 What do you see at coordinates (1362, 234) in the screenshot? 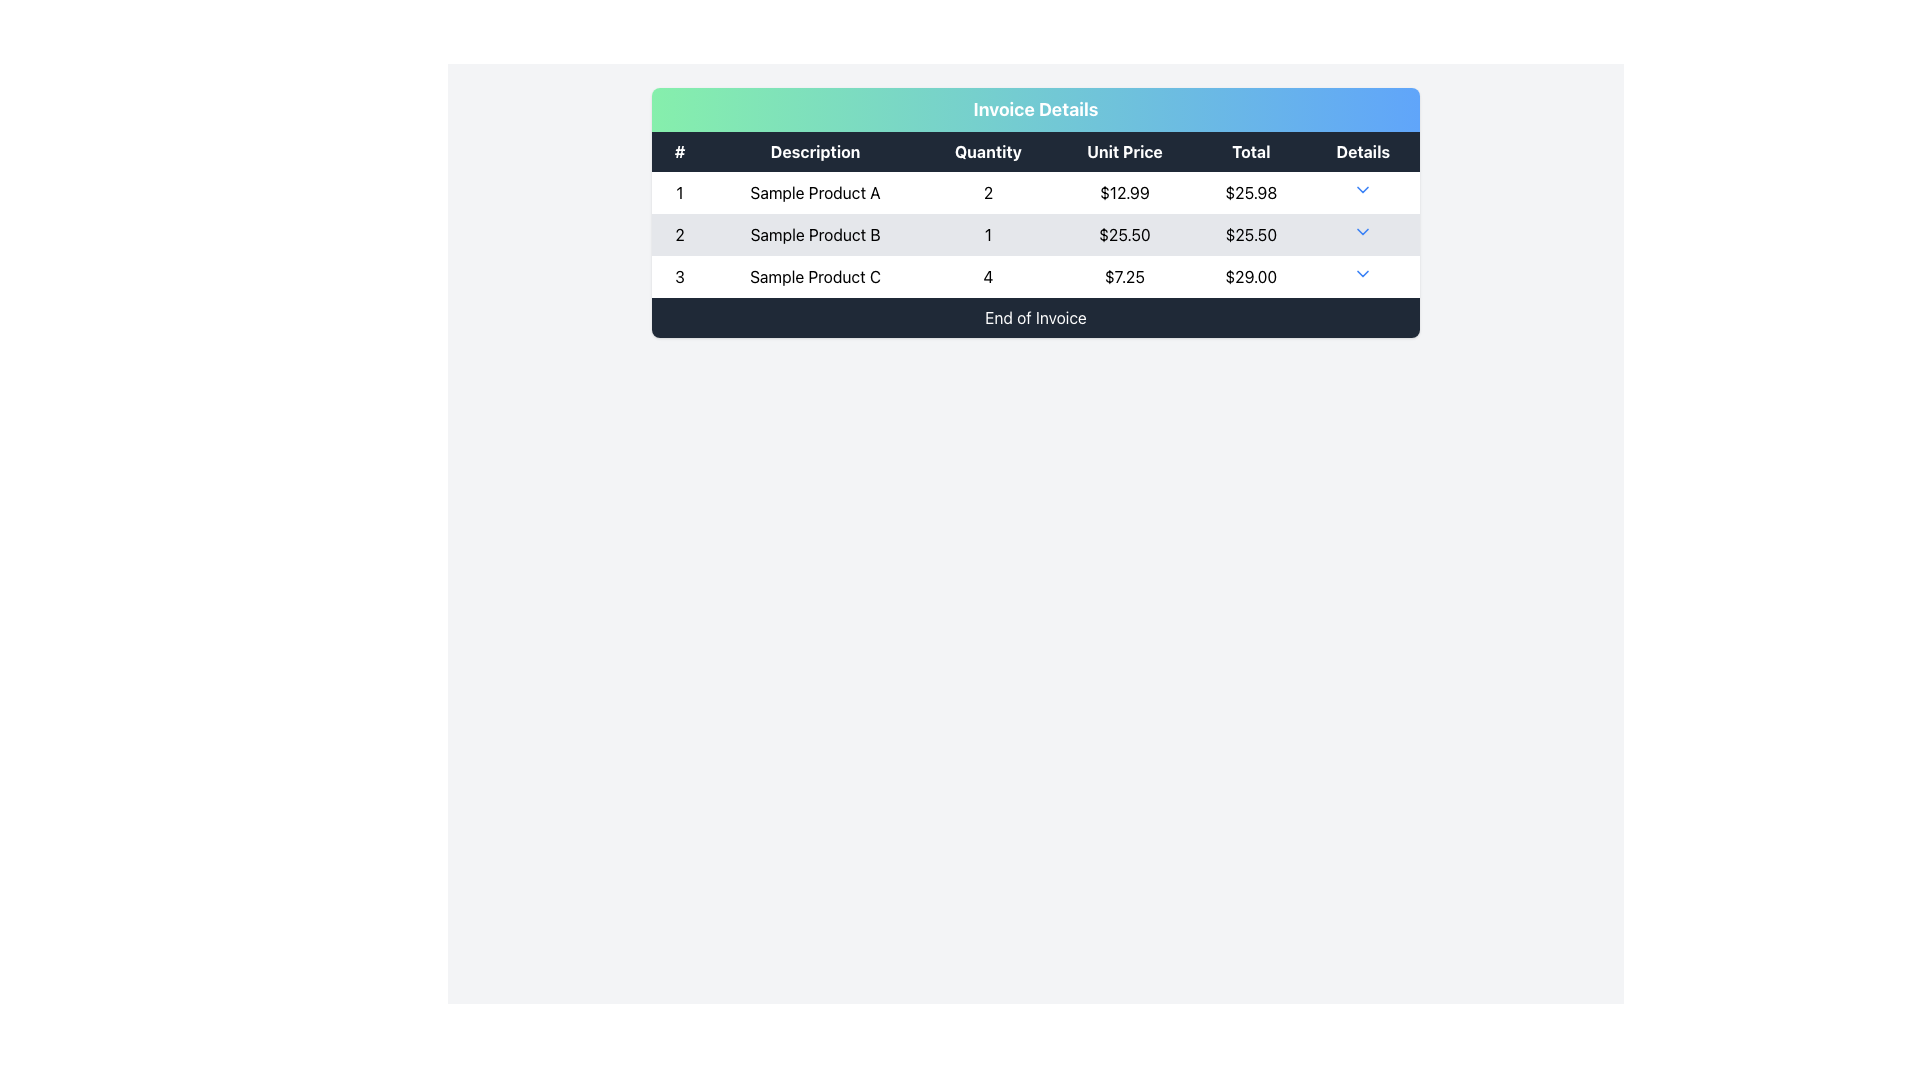
I see `the downward-pointing blue arrow icon located in the 'Details' column of the second row in the table` at bounding box center [1362, 234].